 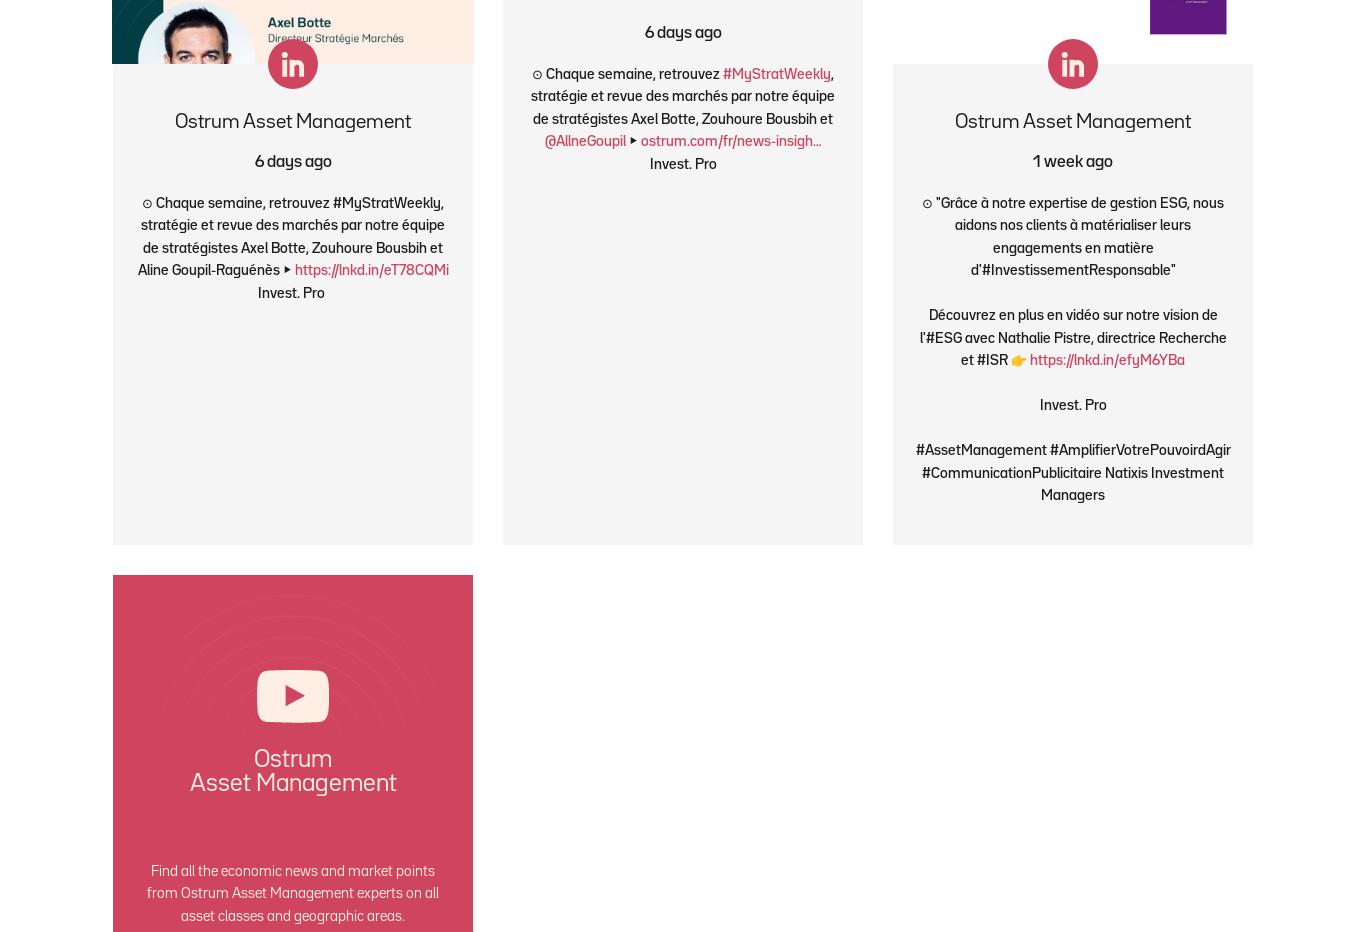 What do you see at coordinates (1071, 235) in the screenshot?
I see `'⊙ "Grâce à notre expertise de gestion ESG, nous aidons nos clients à matérialiser leurs engagements en matière d'#InvestissementResponsable"'` at bounding box center [1071, 235].